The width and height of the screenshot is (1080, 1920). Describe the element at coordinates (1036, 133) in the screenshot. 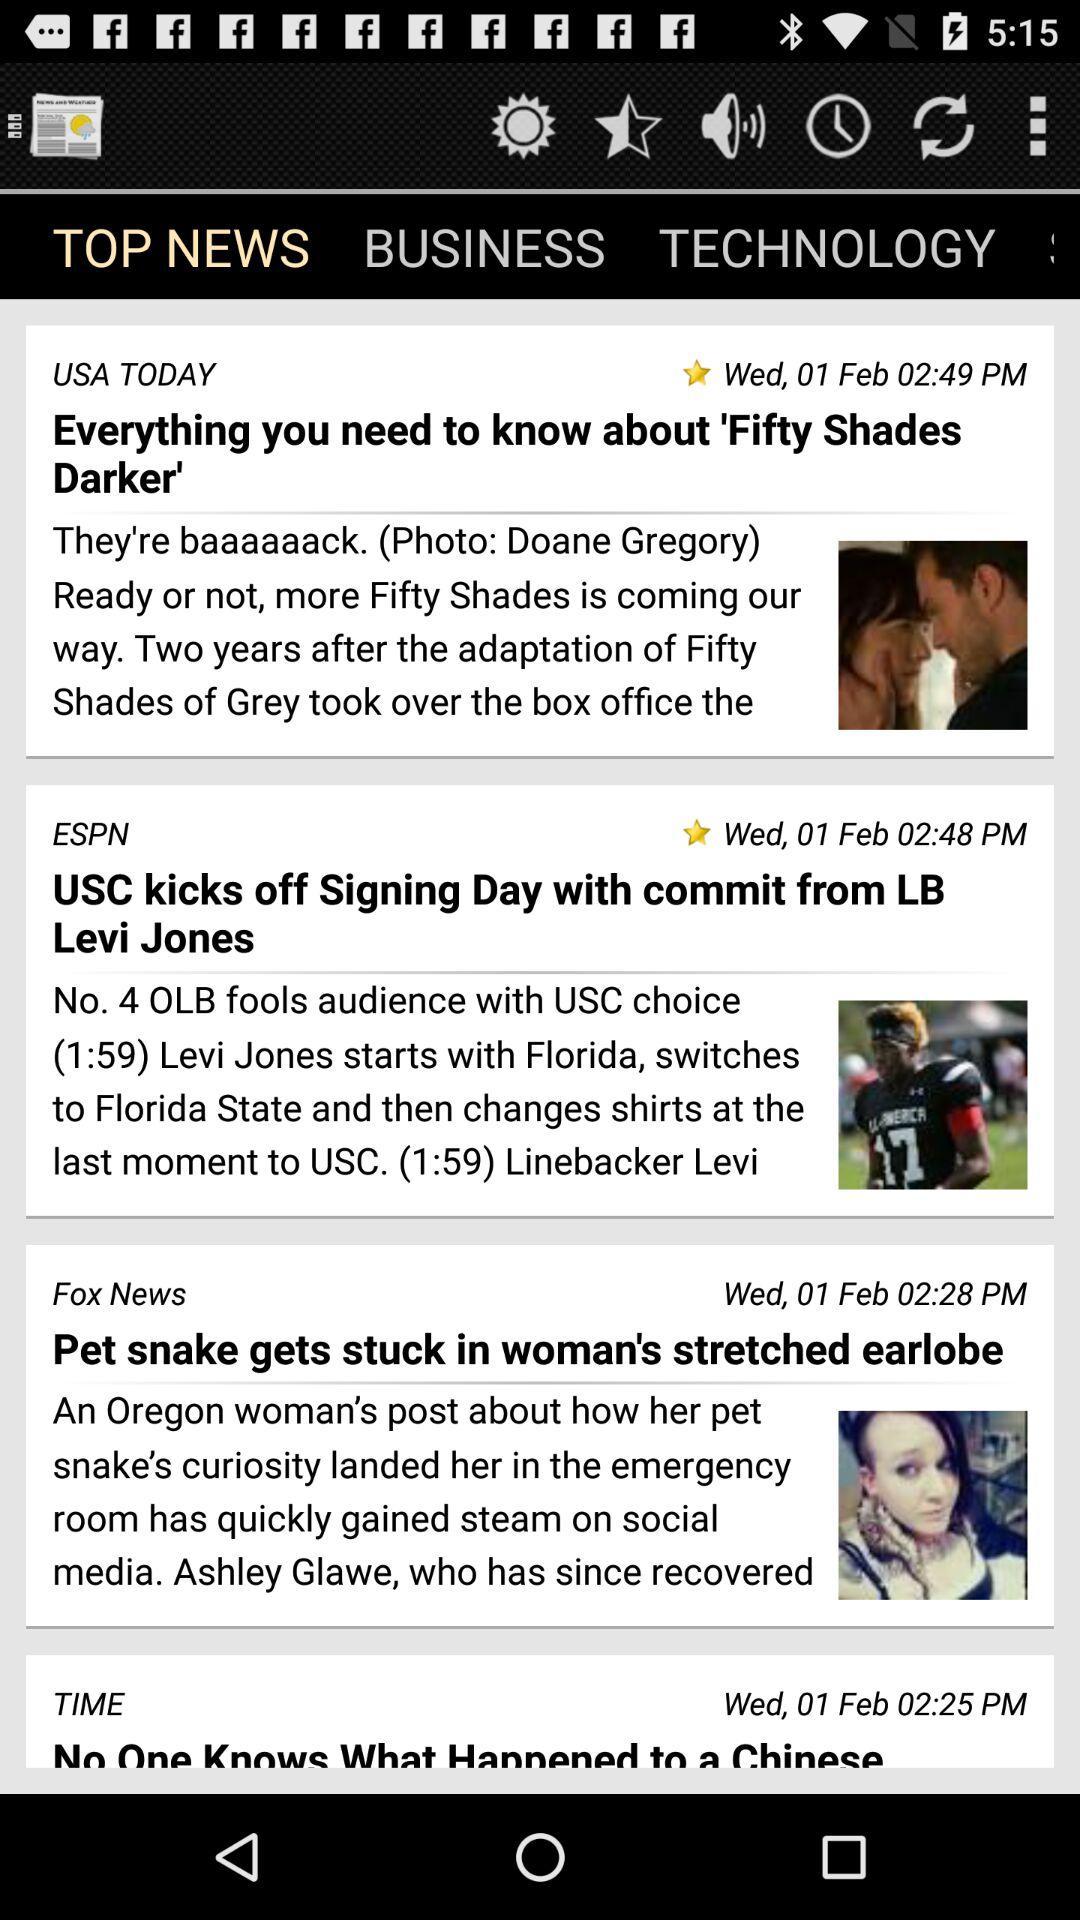

I see `the more icon` at that location.